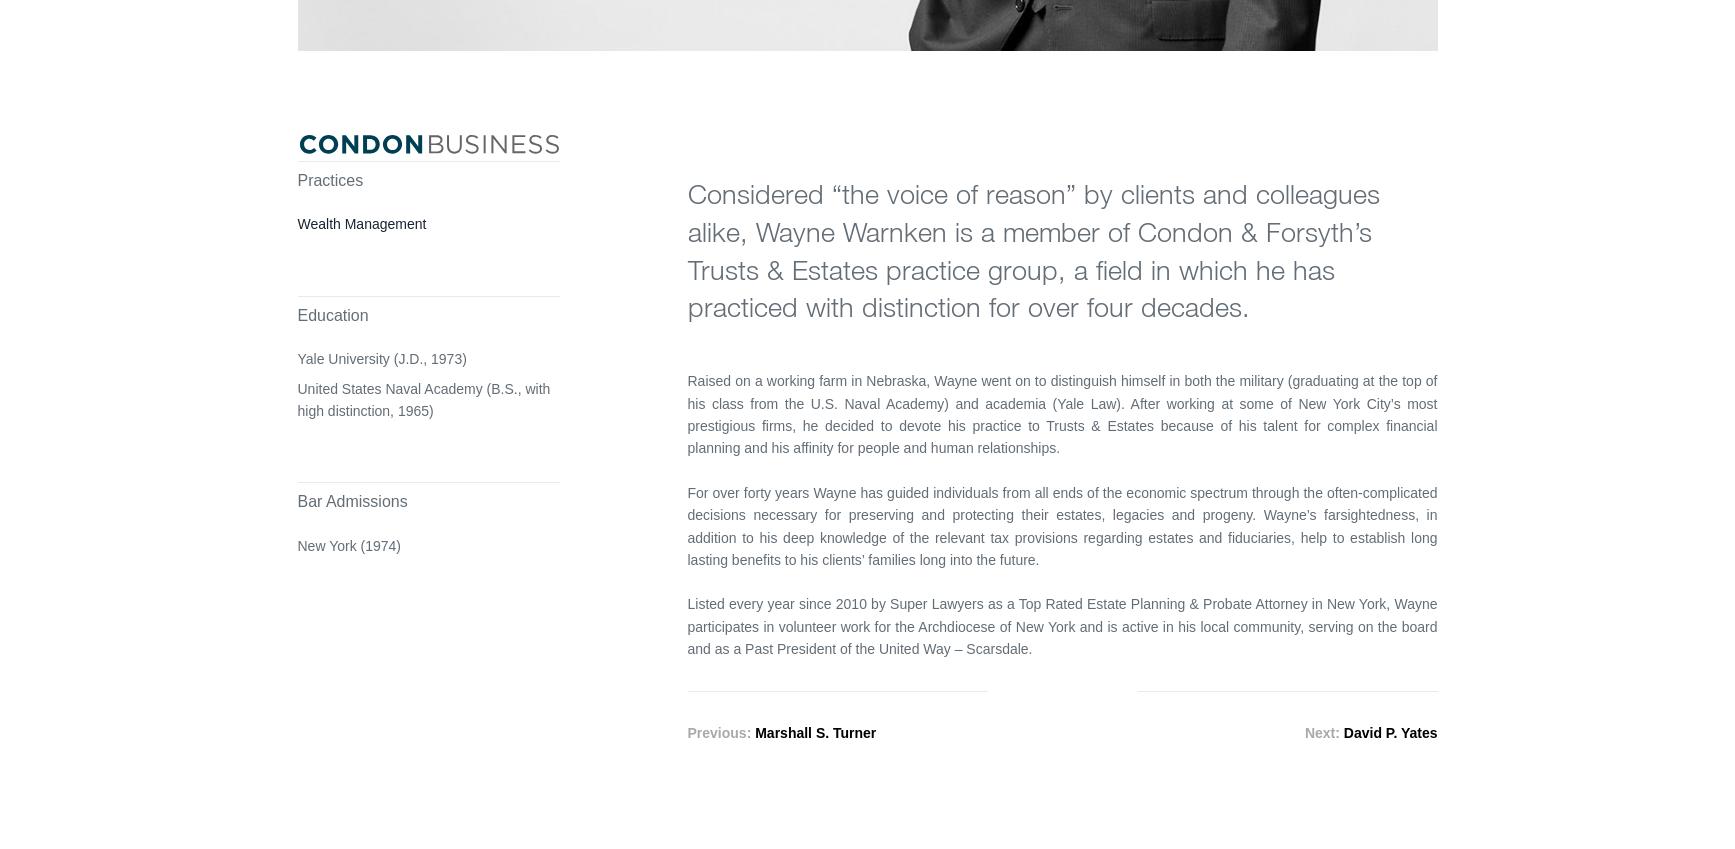 The image size is (1735, 849). I want to click on 'David P. Yates', so click(1389, 732).